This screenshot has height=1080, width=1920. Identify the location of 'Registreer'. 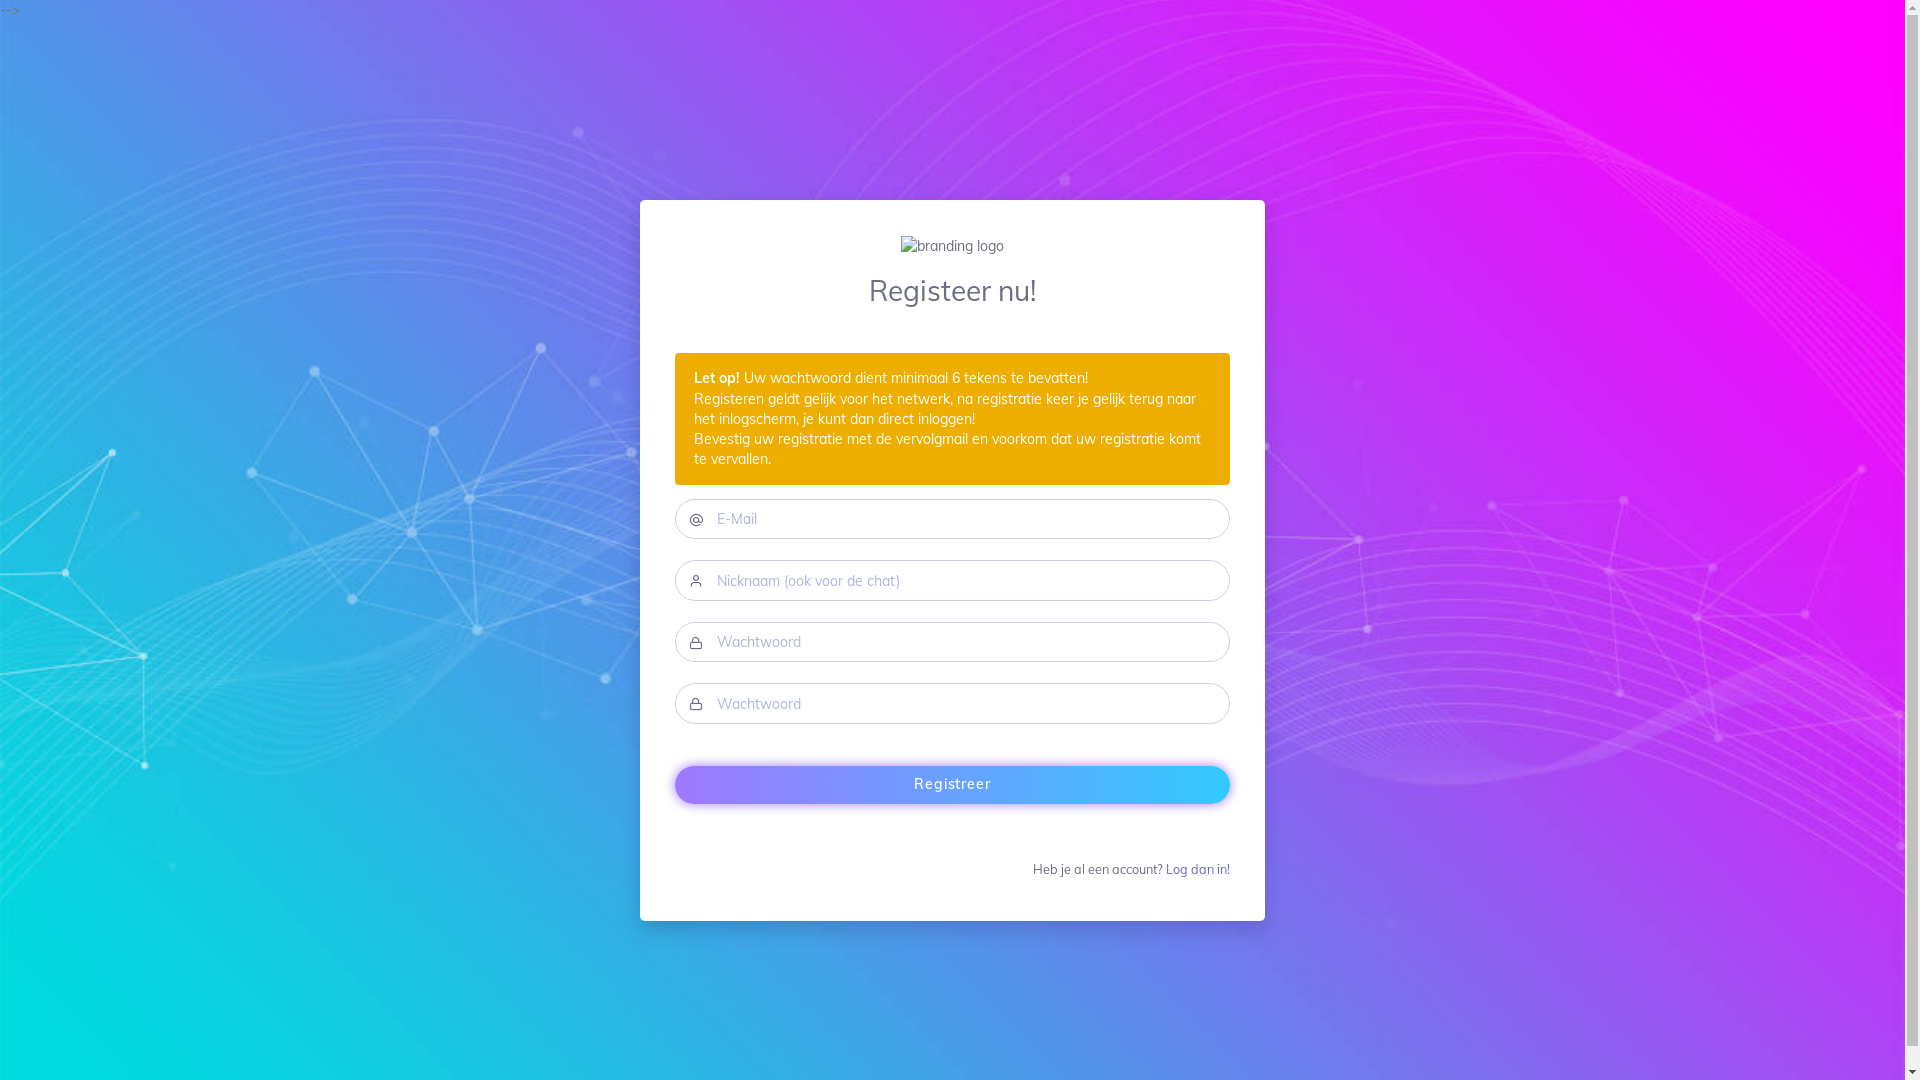
(951, 784).